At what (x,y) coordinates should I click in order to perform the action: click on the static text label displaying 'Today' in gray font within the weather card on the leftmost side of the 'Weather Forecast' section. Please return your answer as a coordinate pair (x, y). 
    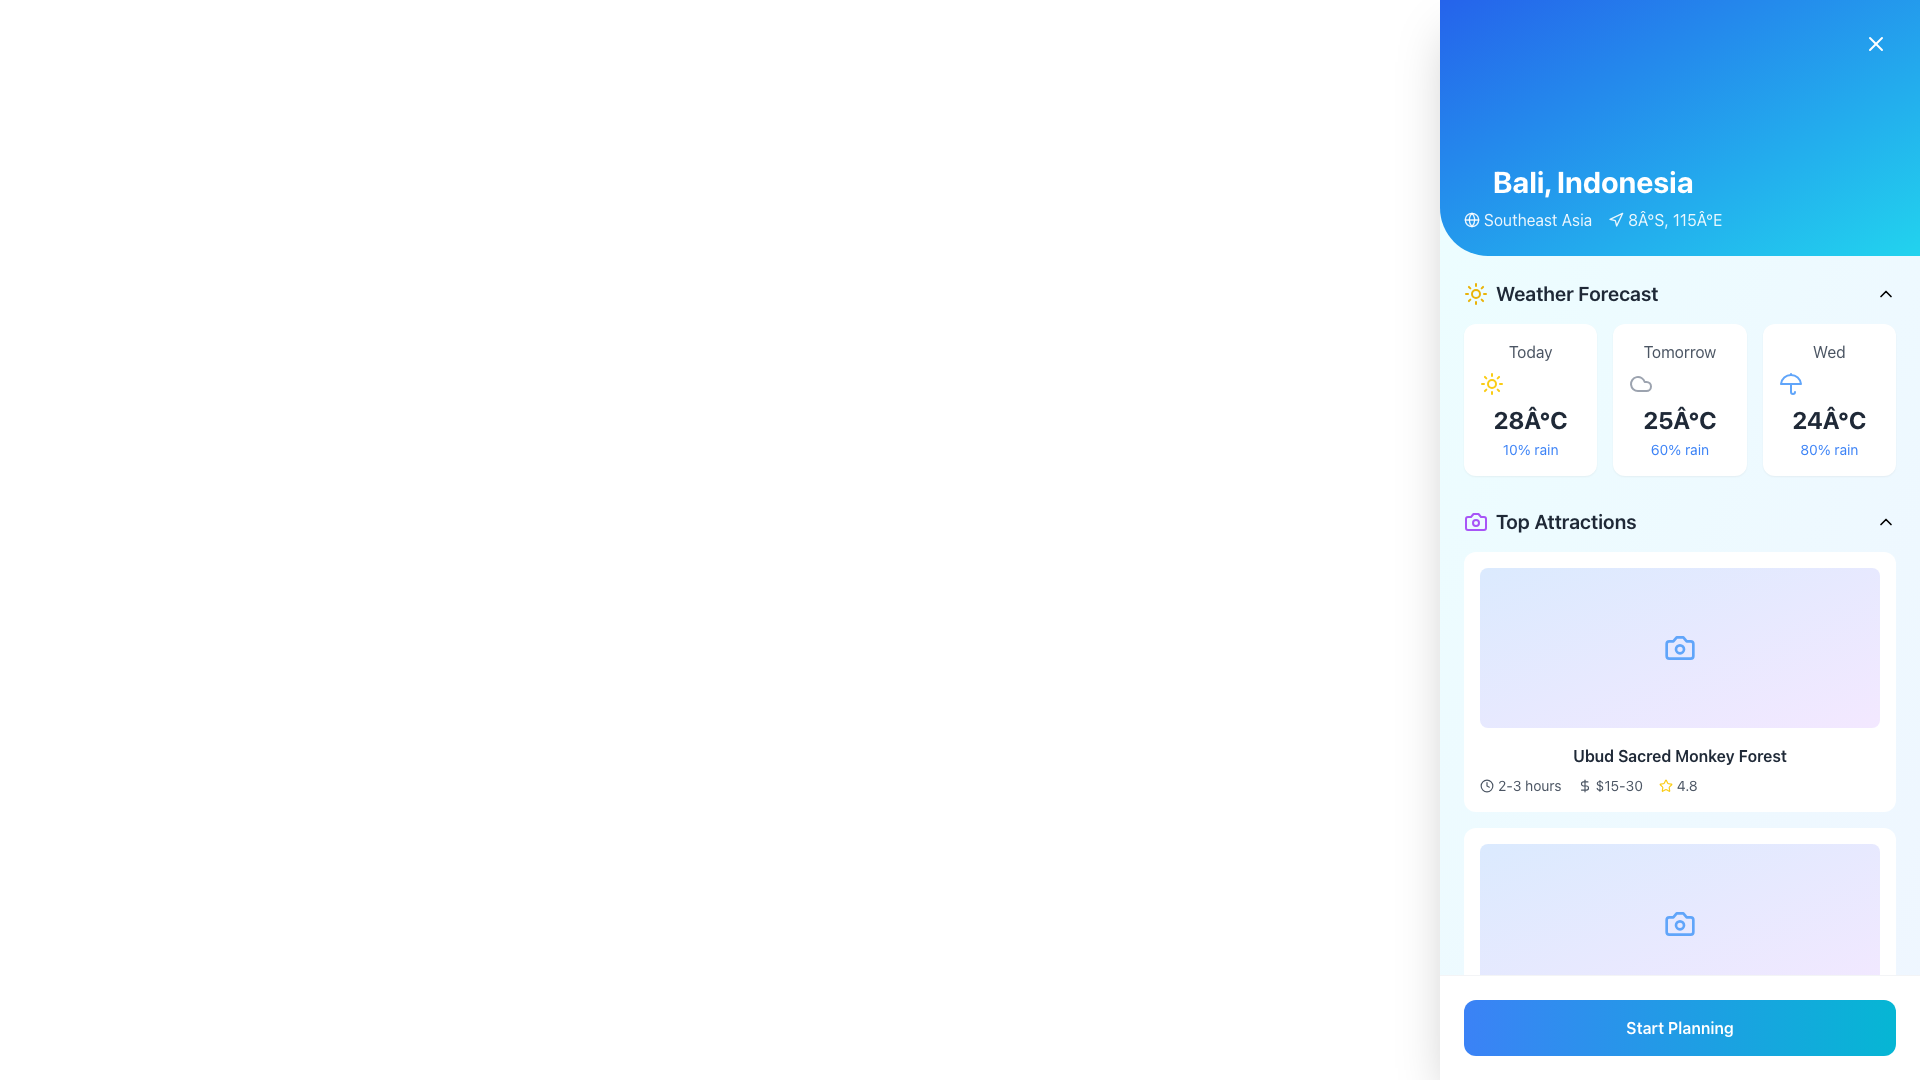
    Looking at the image, I should click on (1529, 350).